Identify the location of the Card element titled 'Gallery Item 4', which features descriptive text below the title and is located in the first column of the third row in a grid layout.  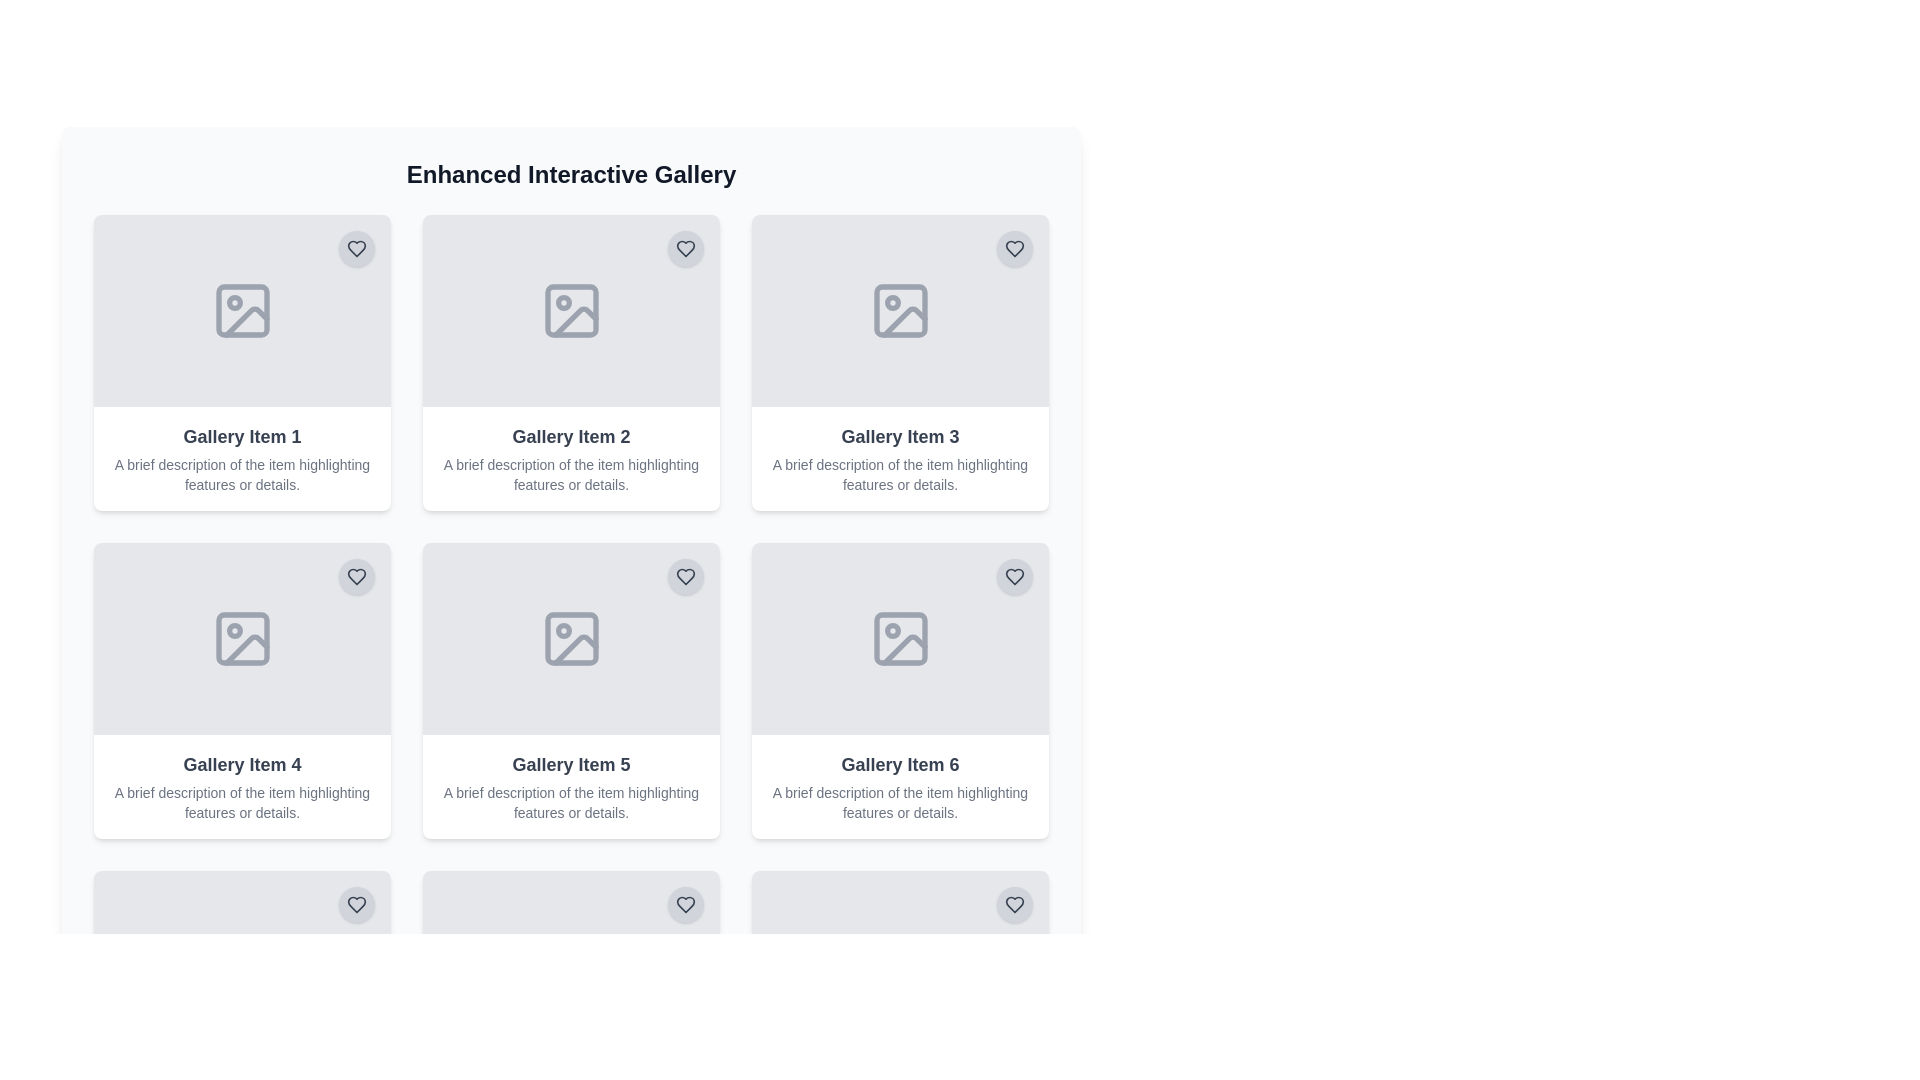
(241, 785).